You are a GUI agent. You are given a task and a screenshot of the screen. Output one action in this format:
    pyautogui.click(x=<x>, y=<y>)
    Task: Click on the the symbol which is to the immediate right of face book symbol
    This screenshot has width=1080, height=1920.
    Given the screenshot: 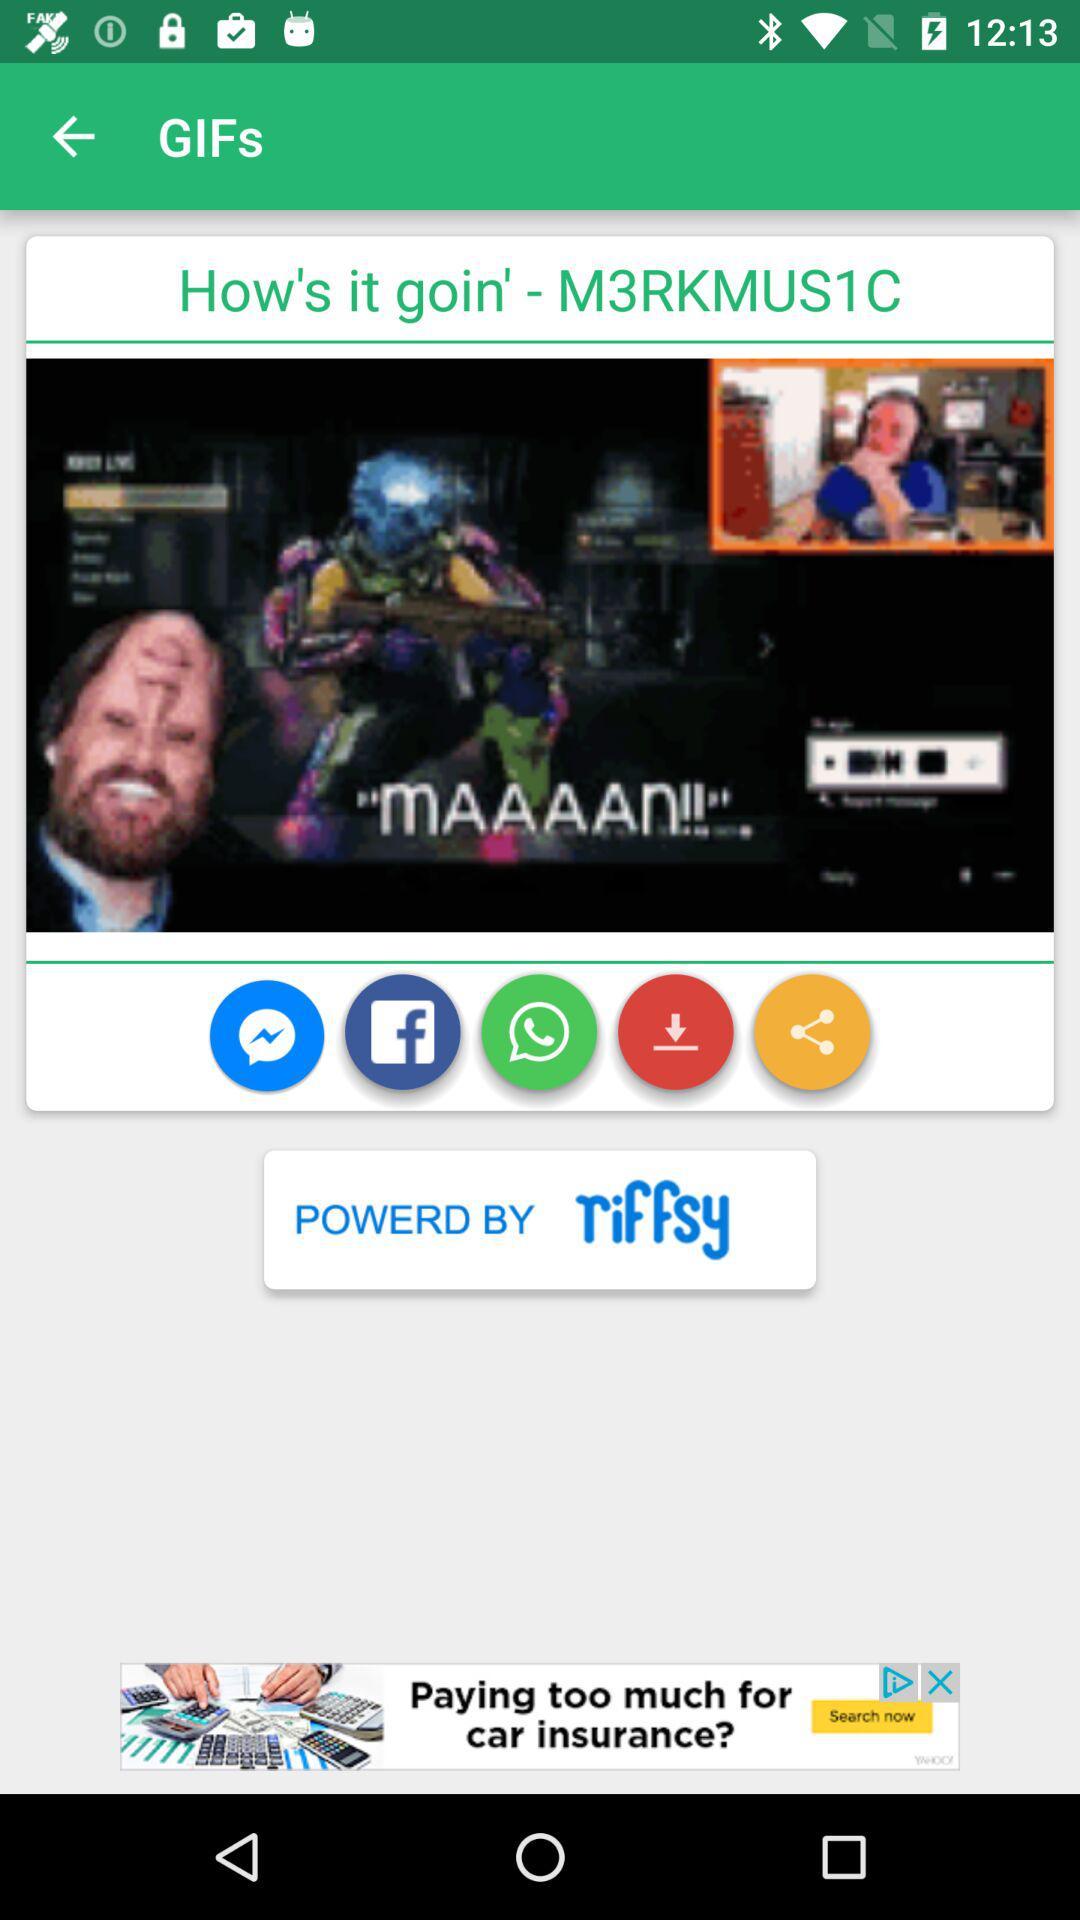 What is the action you would take?
    pyautogui.click(x=538, y=1037)
    